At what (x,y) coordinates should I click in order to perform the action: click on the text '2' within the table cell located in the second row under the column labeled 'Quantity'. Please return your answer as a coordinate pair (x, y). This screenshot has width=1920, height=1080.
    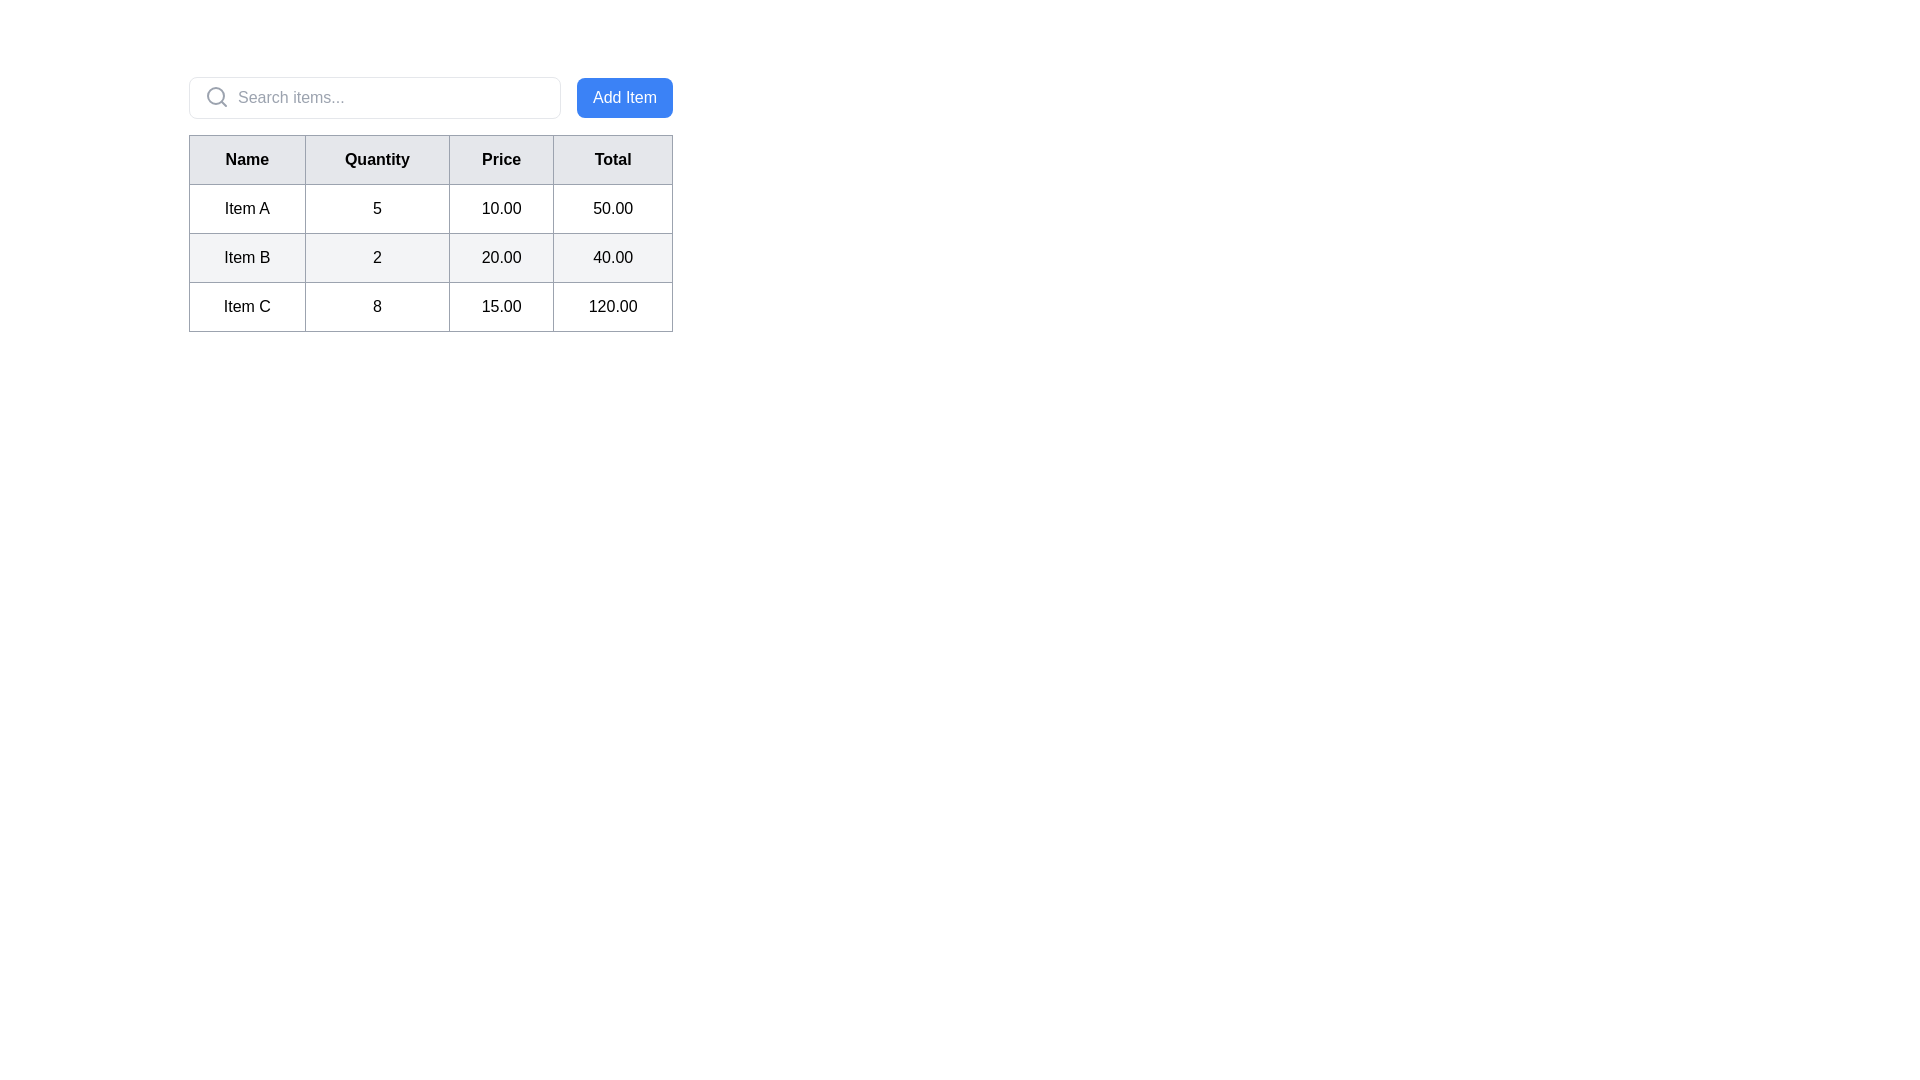
    Looking at the image, I should click on (430, 257).